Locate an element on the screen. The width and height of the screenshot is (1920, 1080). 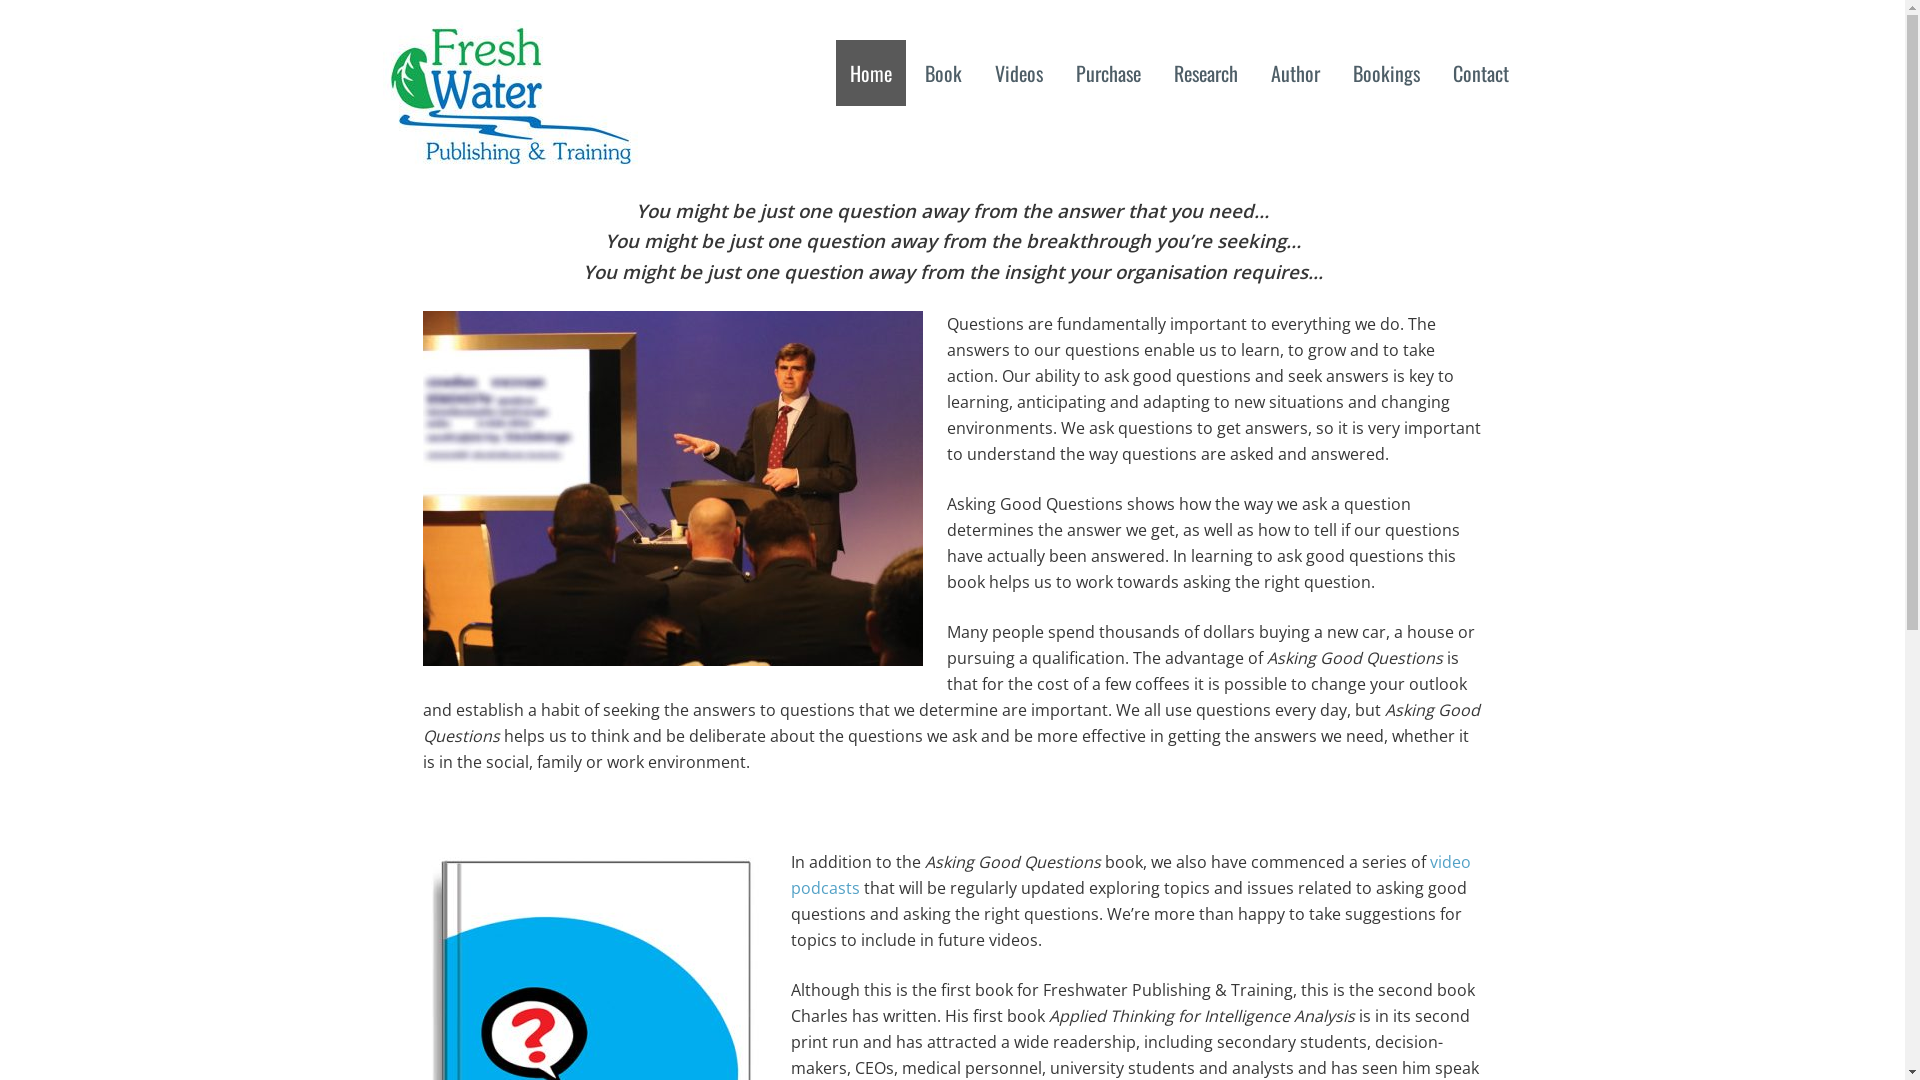
'video podcasts' is located at coordinates (789, 874).